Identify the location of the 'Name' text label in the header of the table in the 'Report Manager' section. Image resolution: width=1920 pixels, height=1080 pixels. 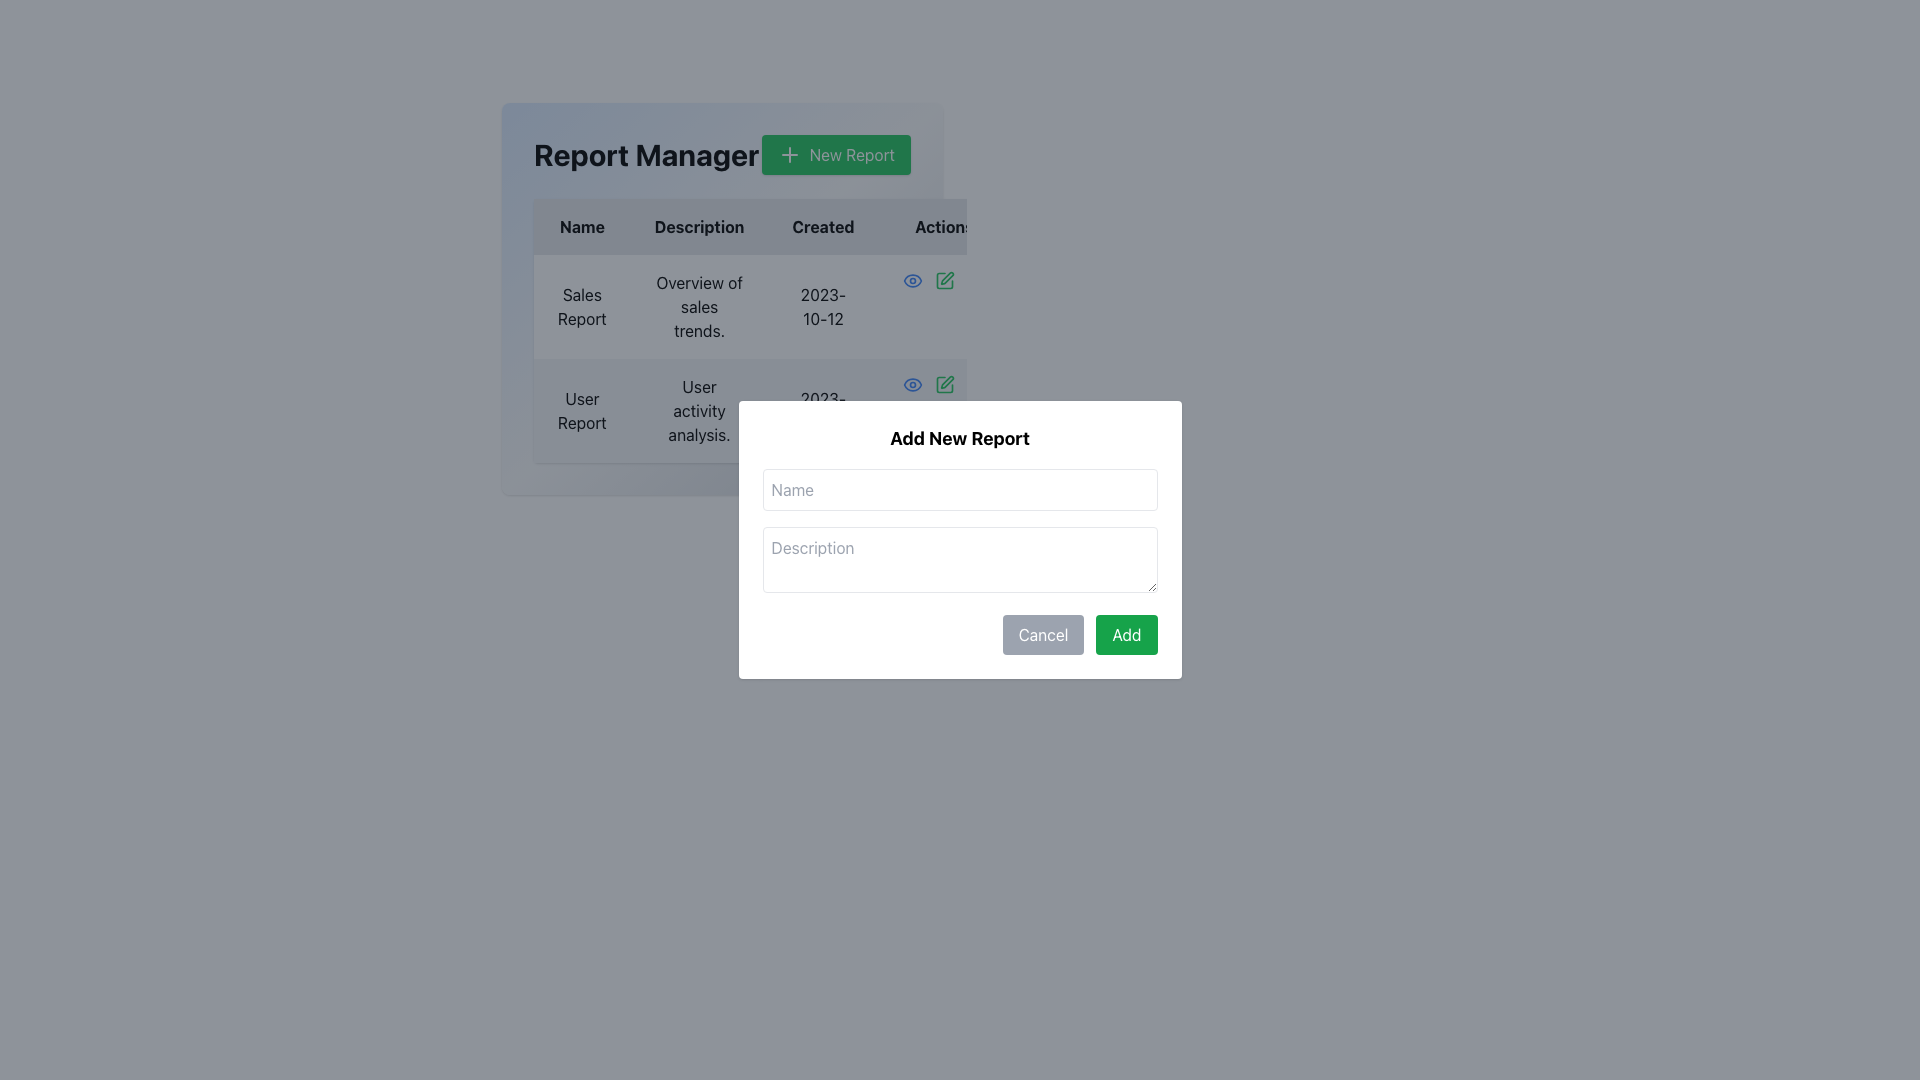
(581, 226).